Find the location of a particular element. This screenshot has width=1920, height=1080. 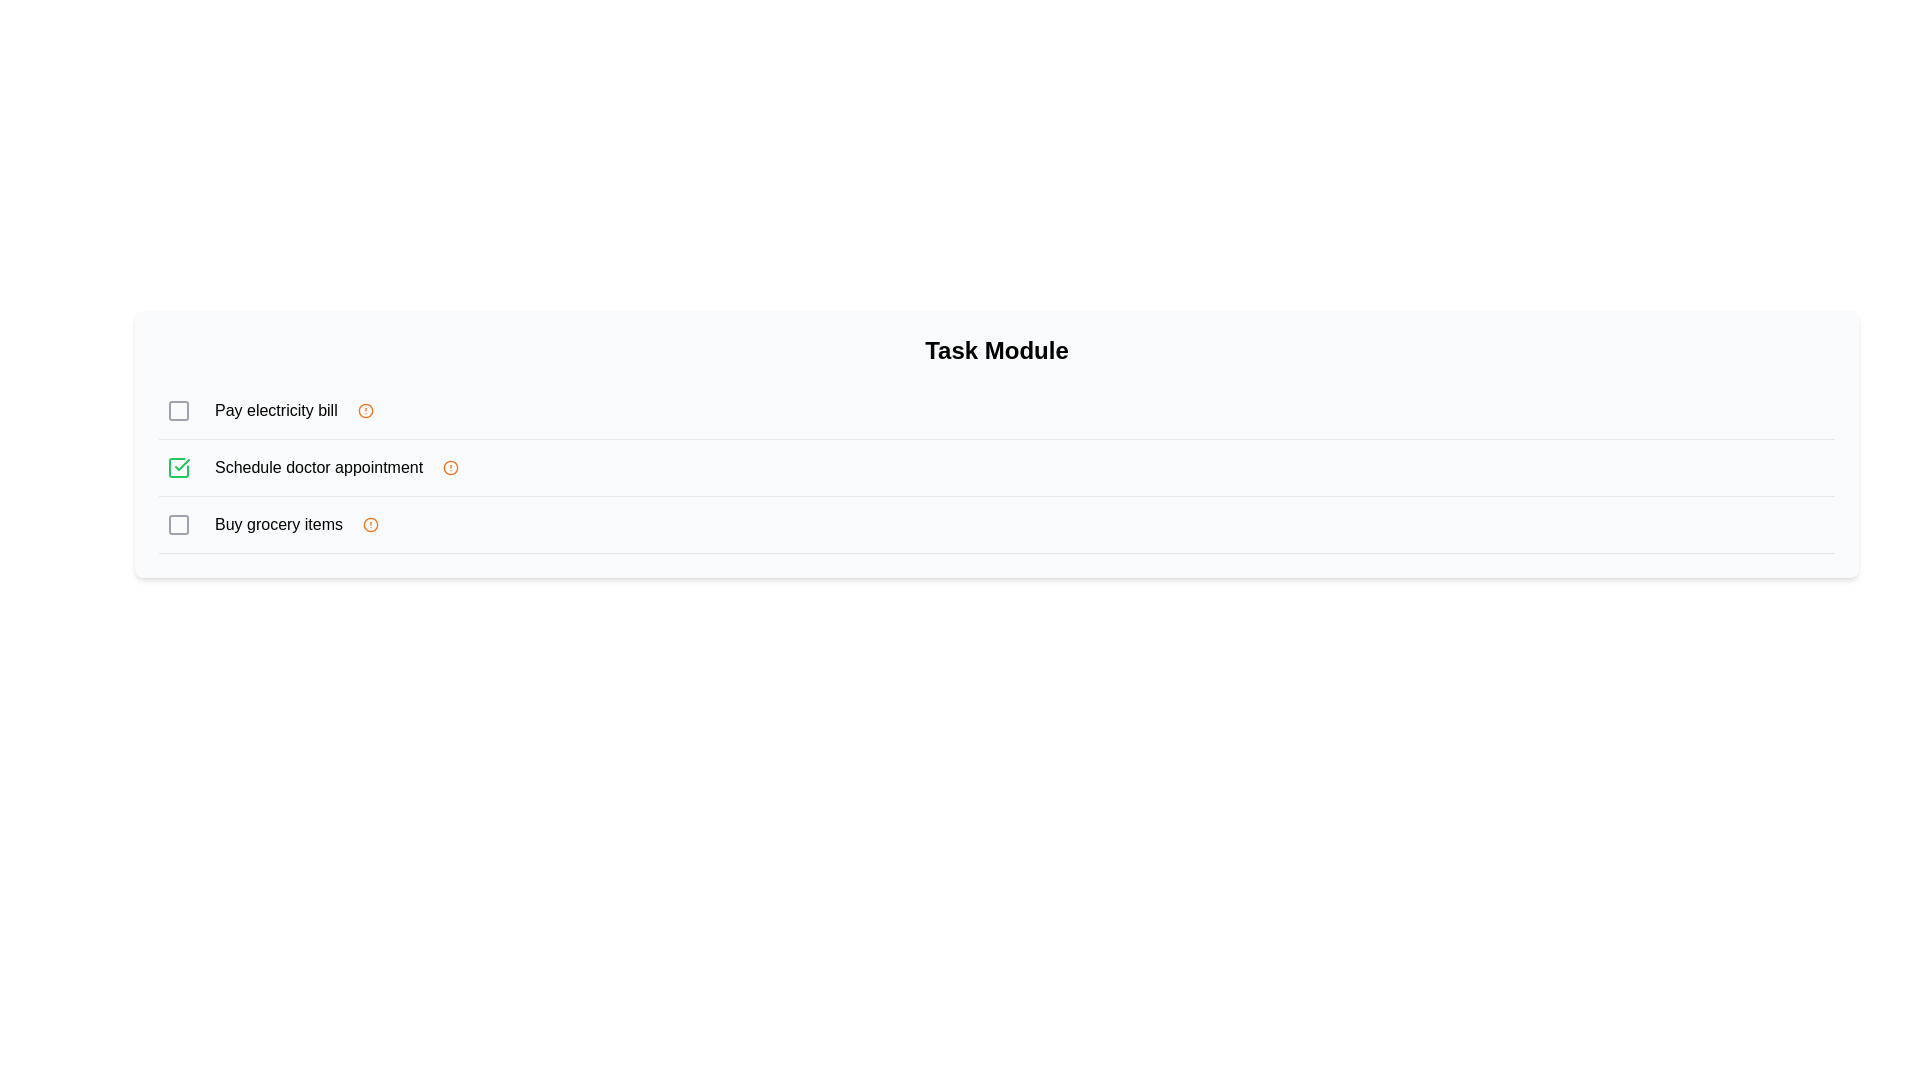

the checkbox located at the far left end of the bottom-most item in the 'Buy grocery items' list is located at coordinates (178, 523).